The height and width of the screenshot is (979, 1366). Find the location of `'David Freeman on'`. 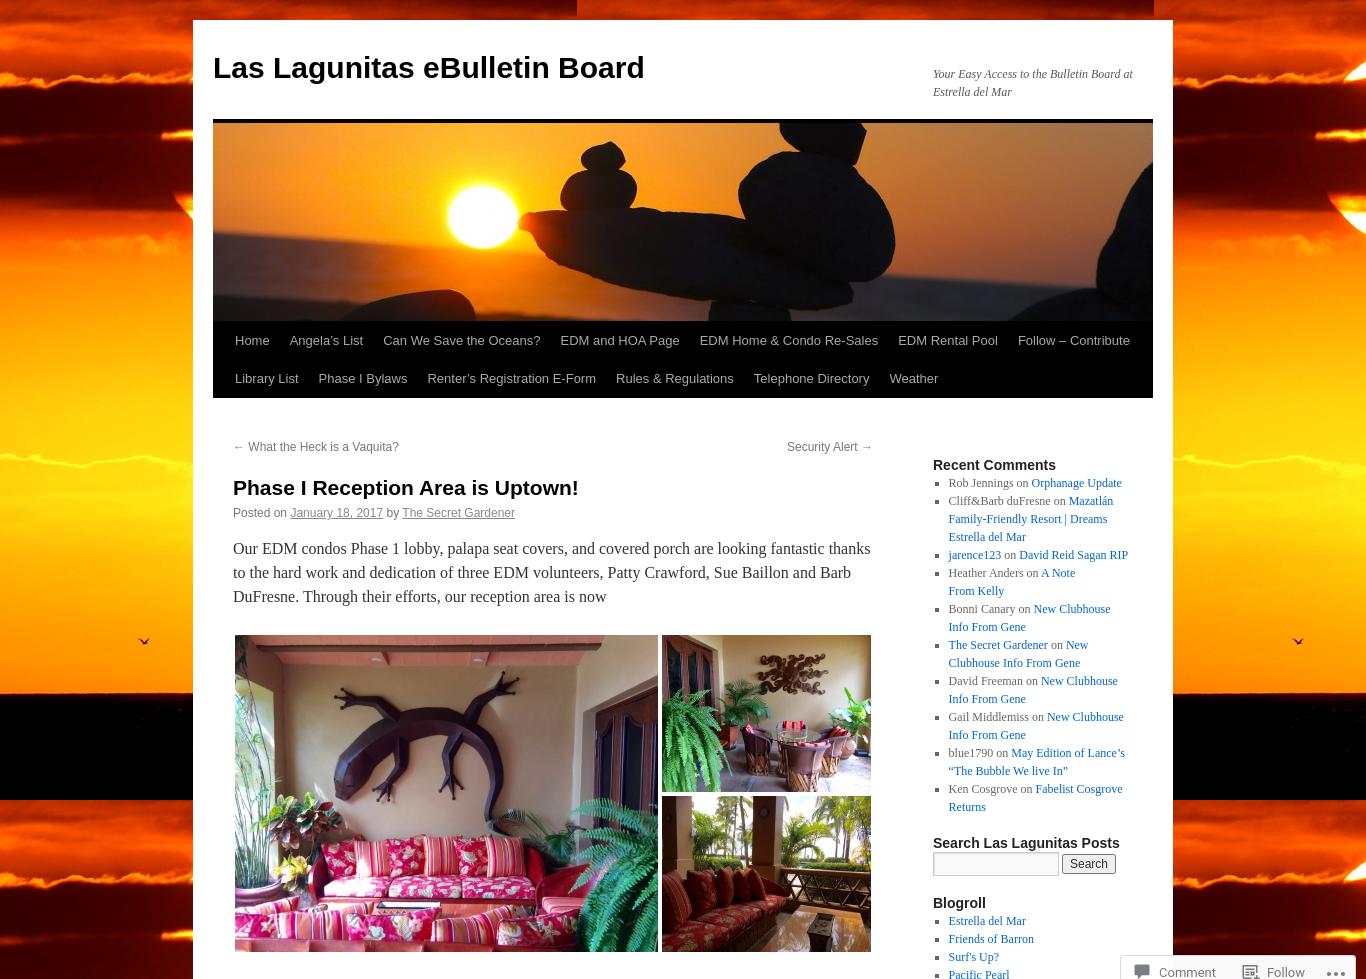

'David Freeman on' is located at coordinates (994, 679).